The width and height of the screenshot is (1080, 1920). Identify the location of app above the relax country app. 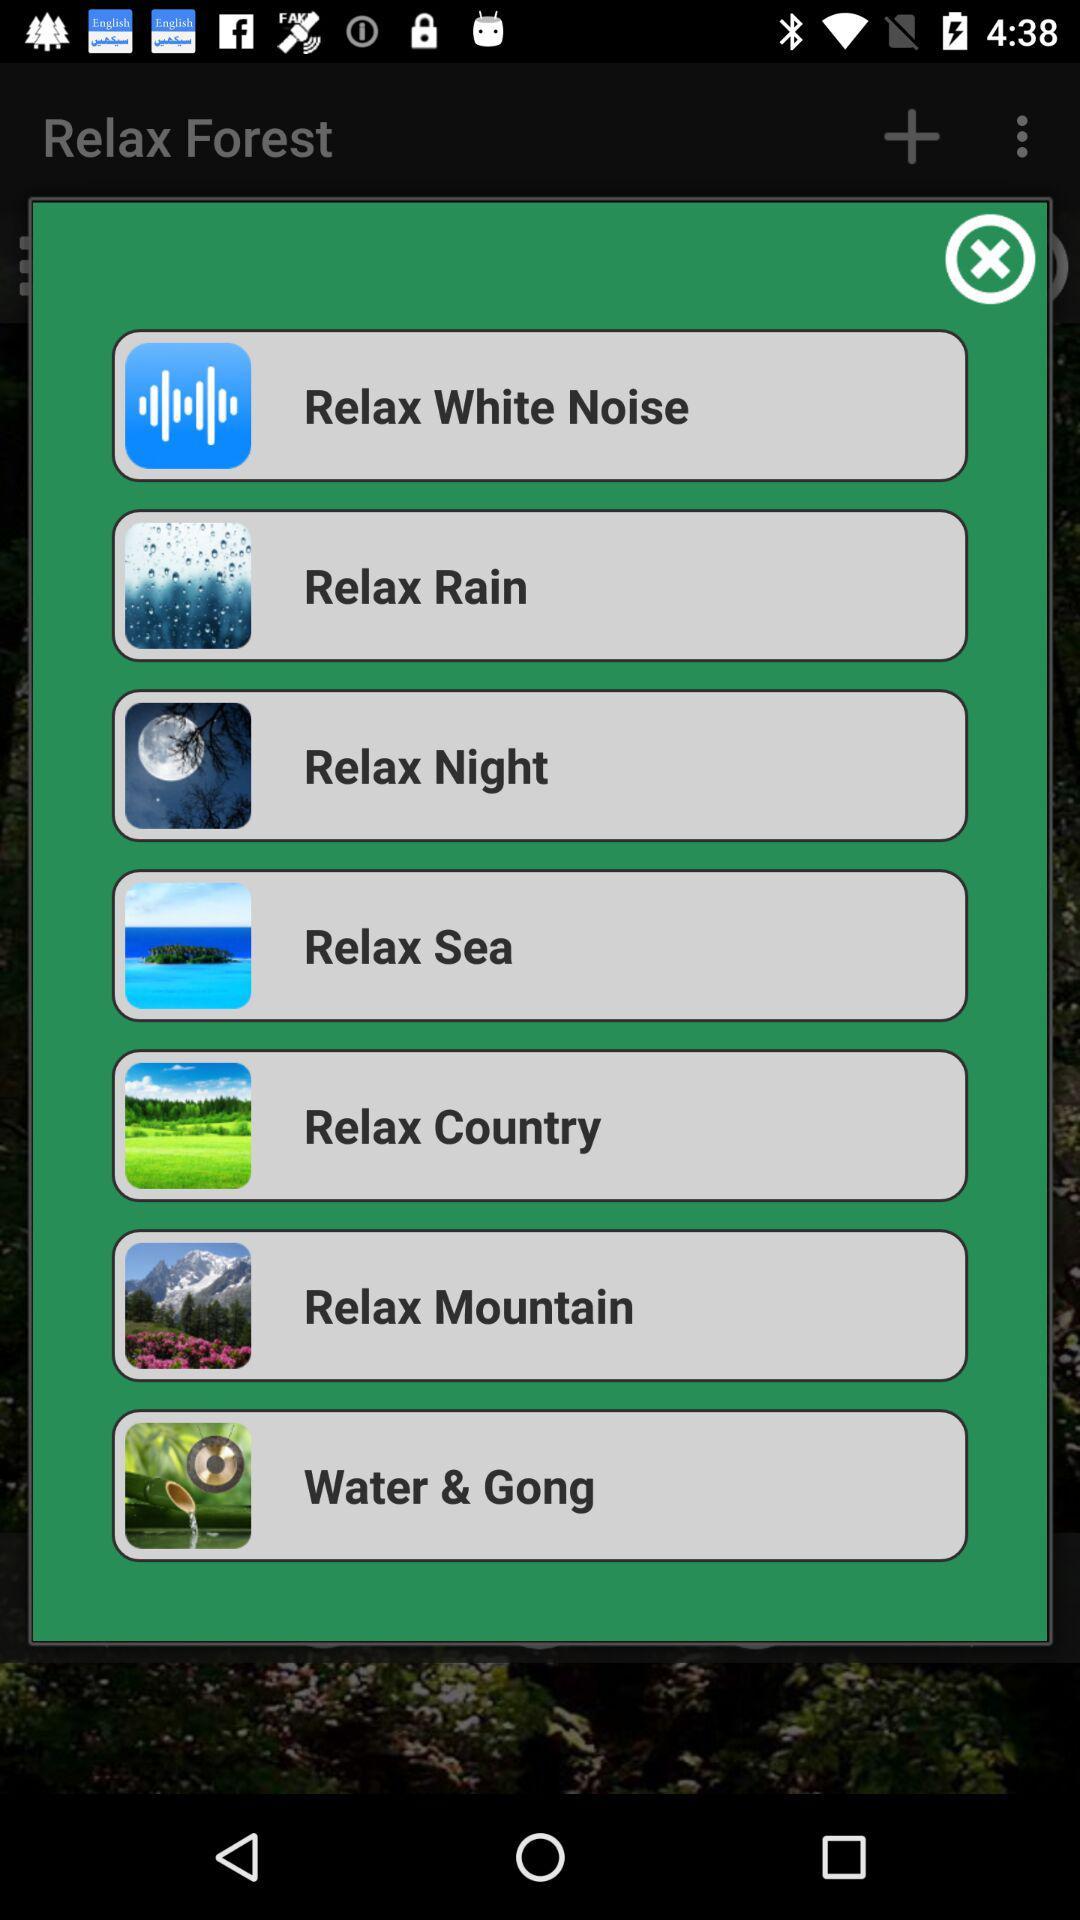
(540, 944).